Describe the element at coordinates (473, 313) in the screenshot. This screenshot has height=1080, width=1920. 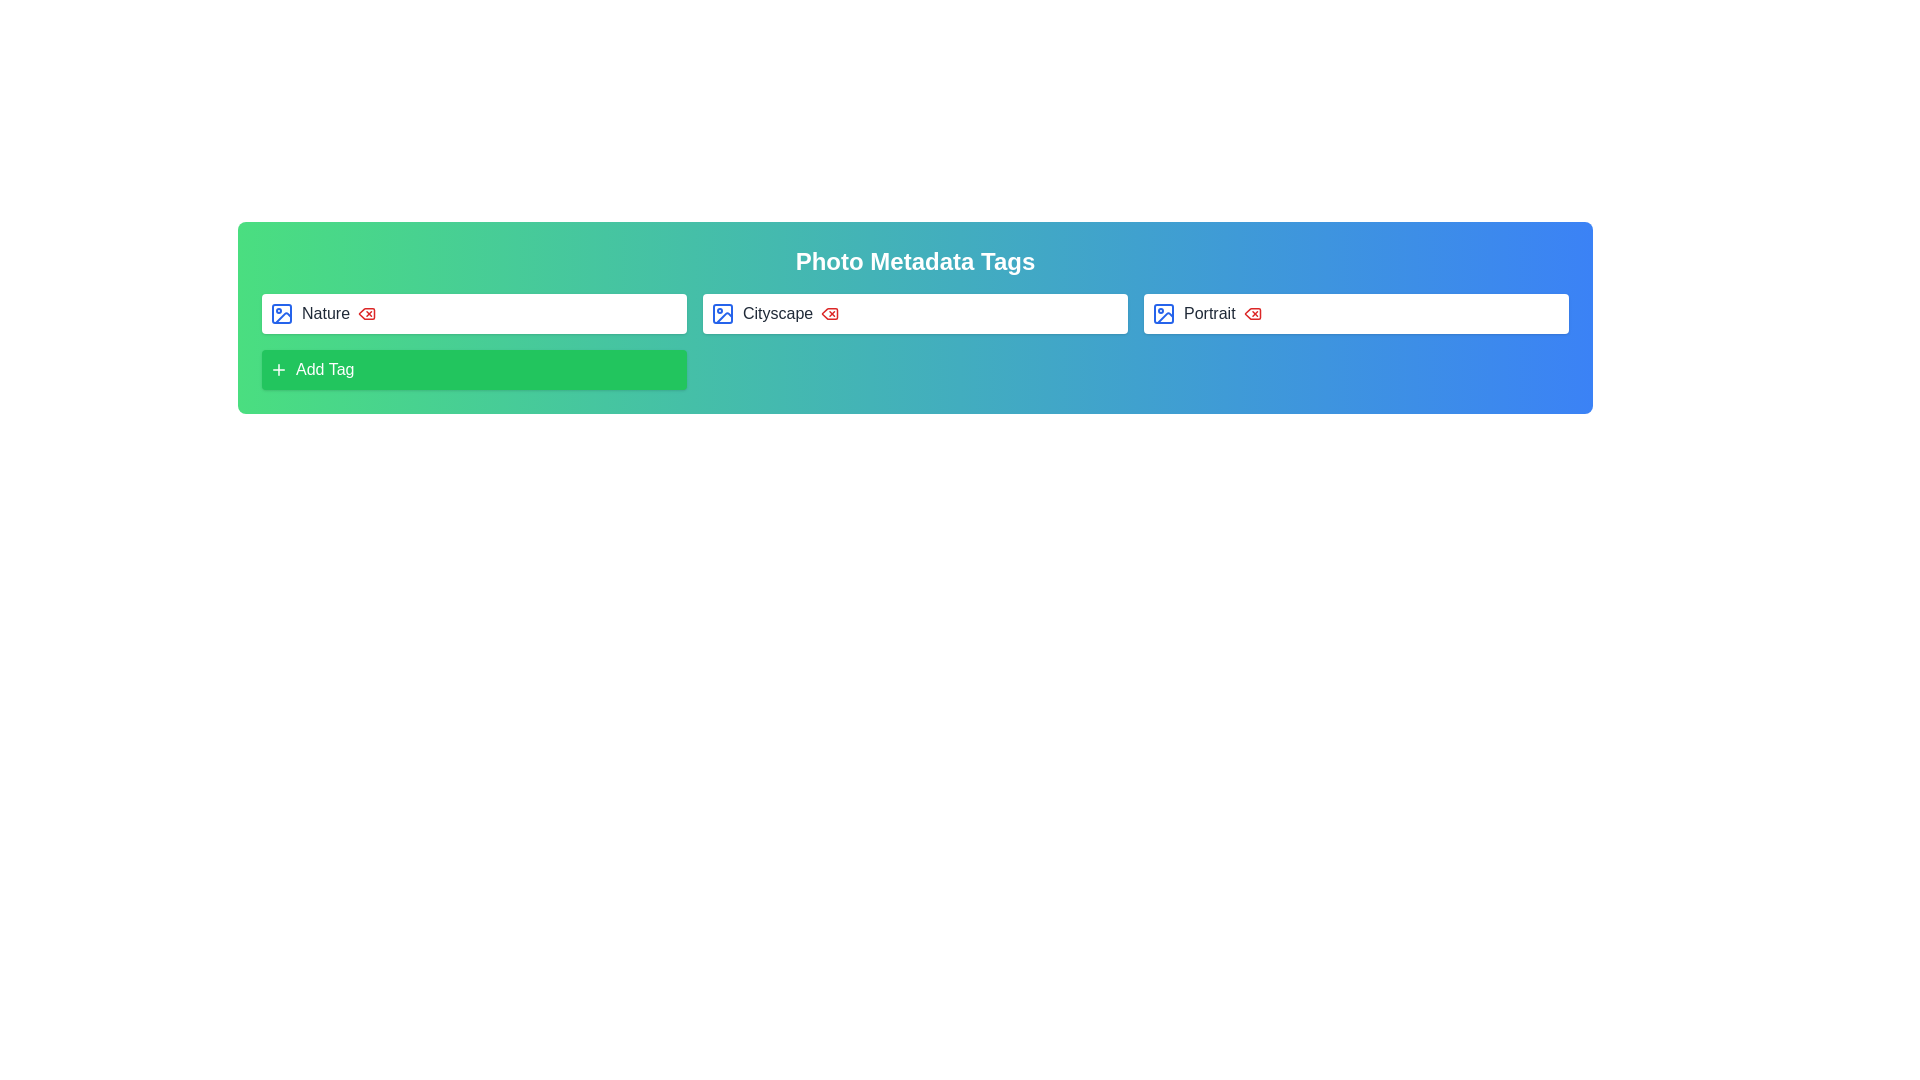
I see `the 'Nature' tag element, which is the first in a grid-style layout of tags at the top row` at that location.